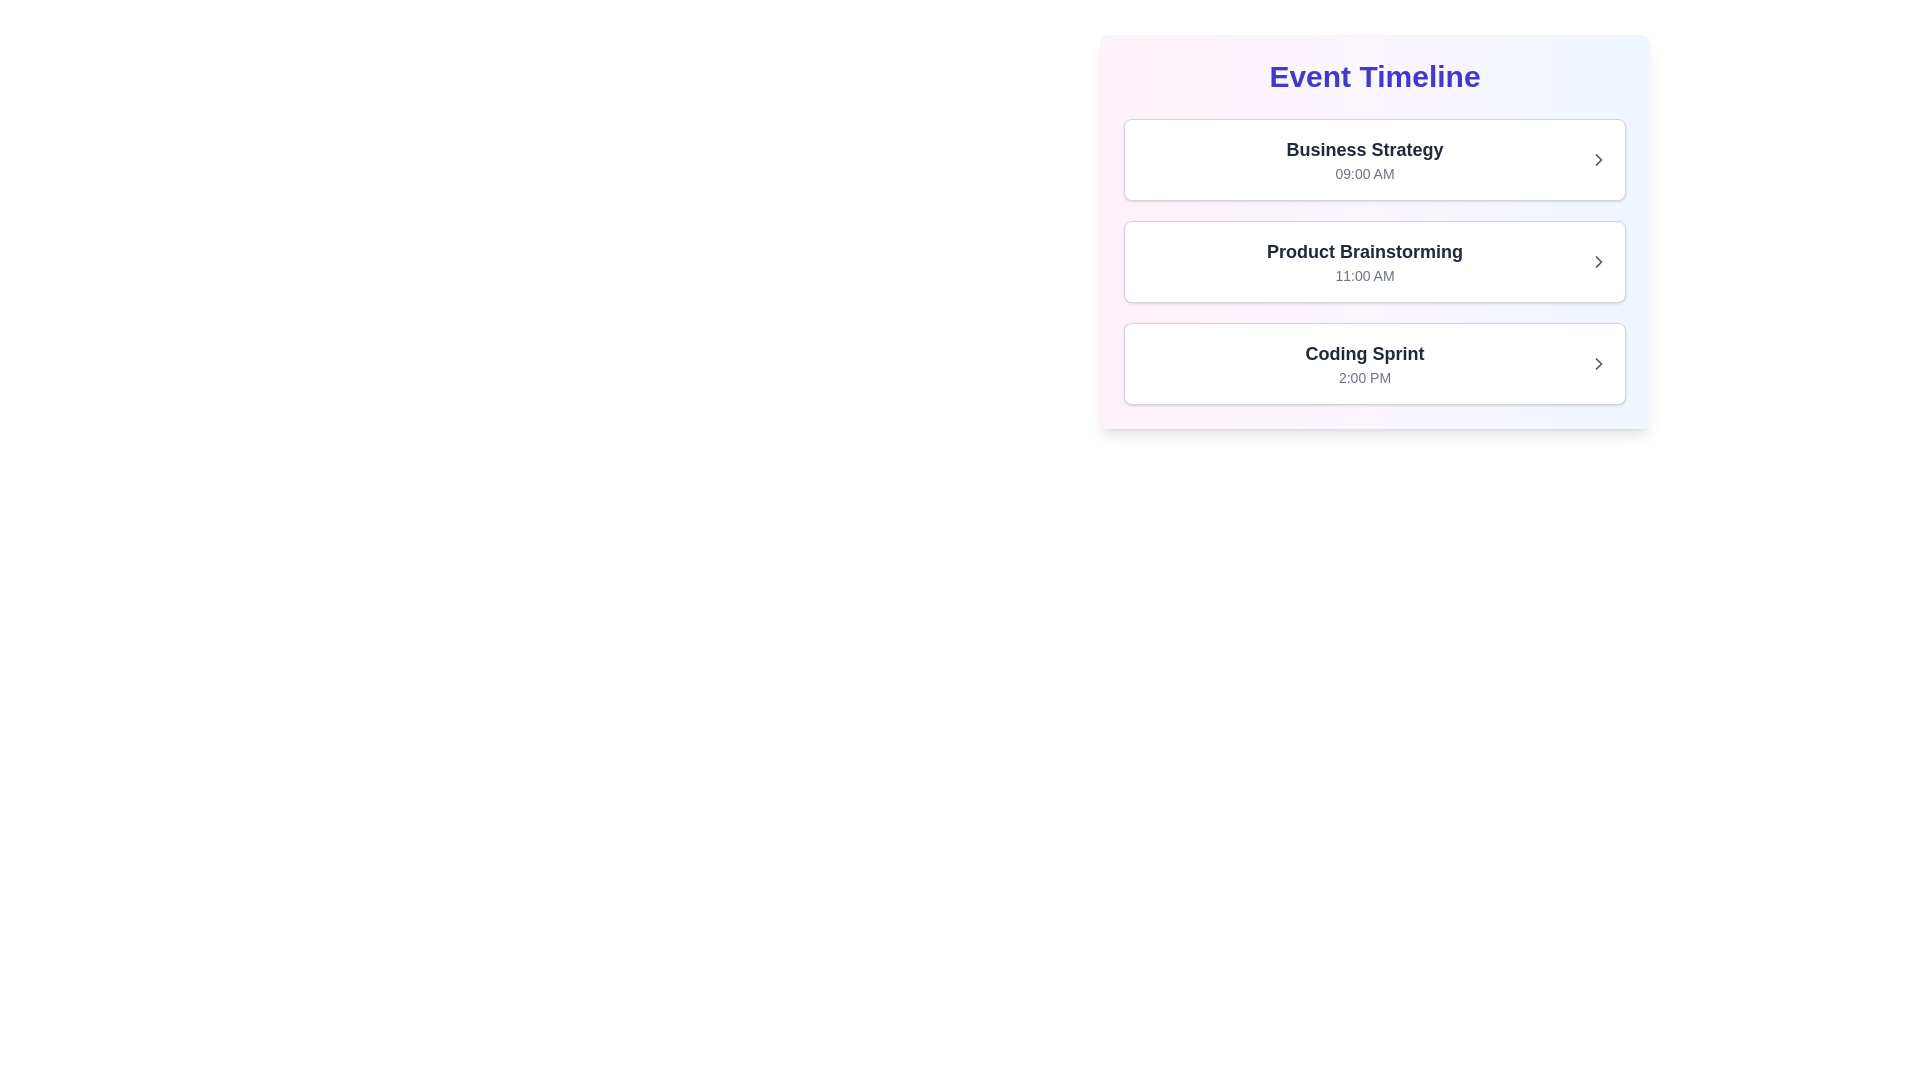 This screenshot has height=1080, width=1920. I want to click on title text of the event within the 'Event Timeline' panel, located above '11:00 AM' and below 'Event Timeline', so click(1363, 250).